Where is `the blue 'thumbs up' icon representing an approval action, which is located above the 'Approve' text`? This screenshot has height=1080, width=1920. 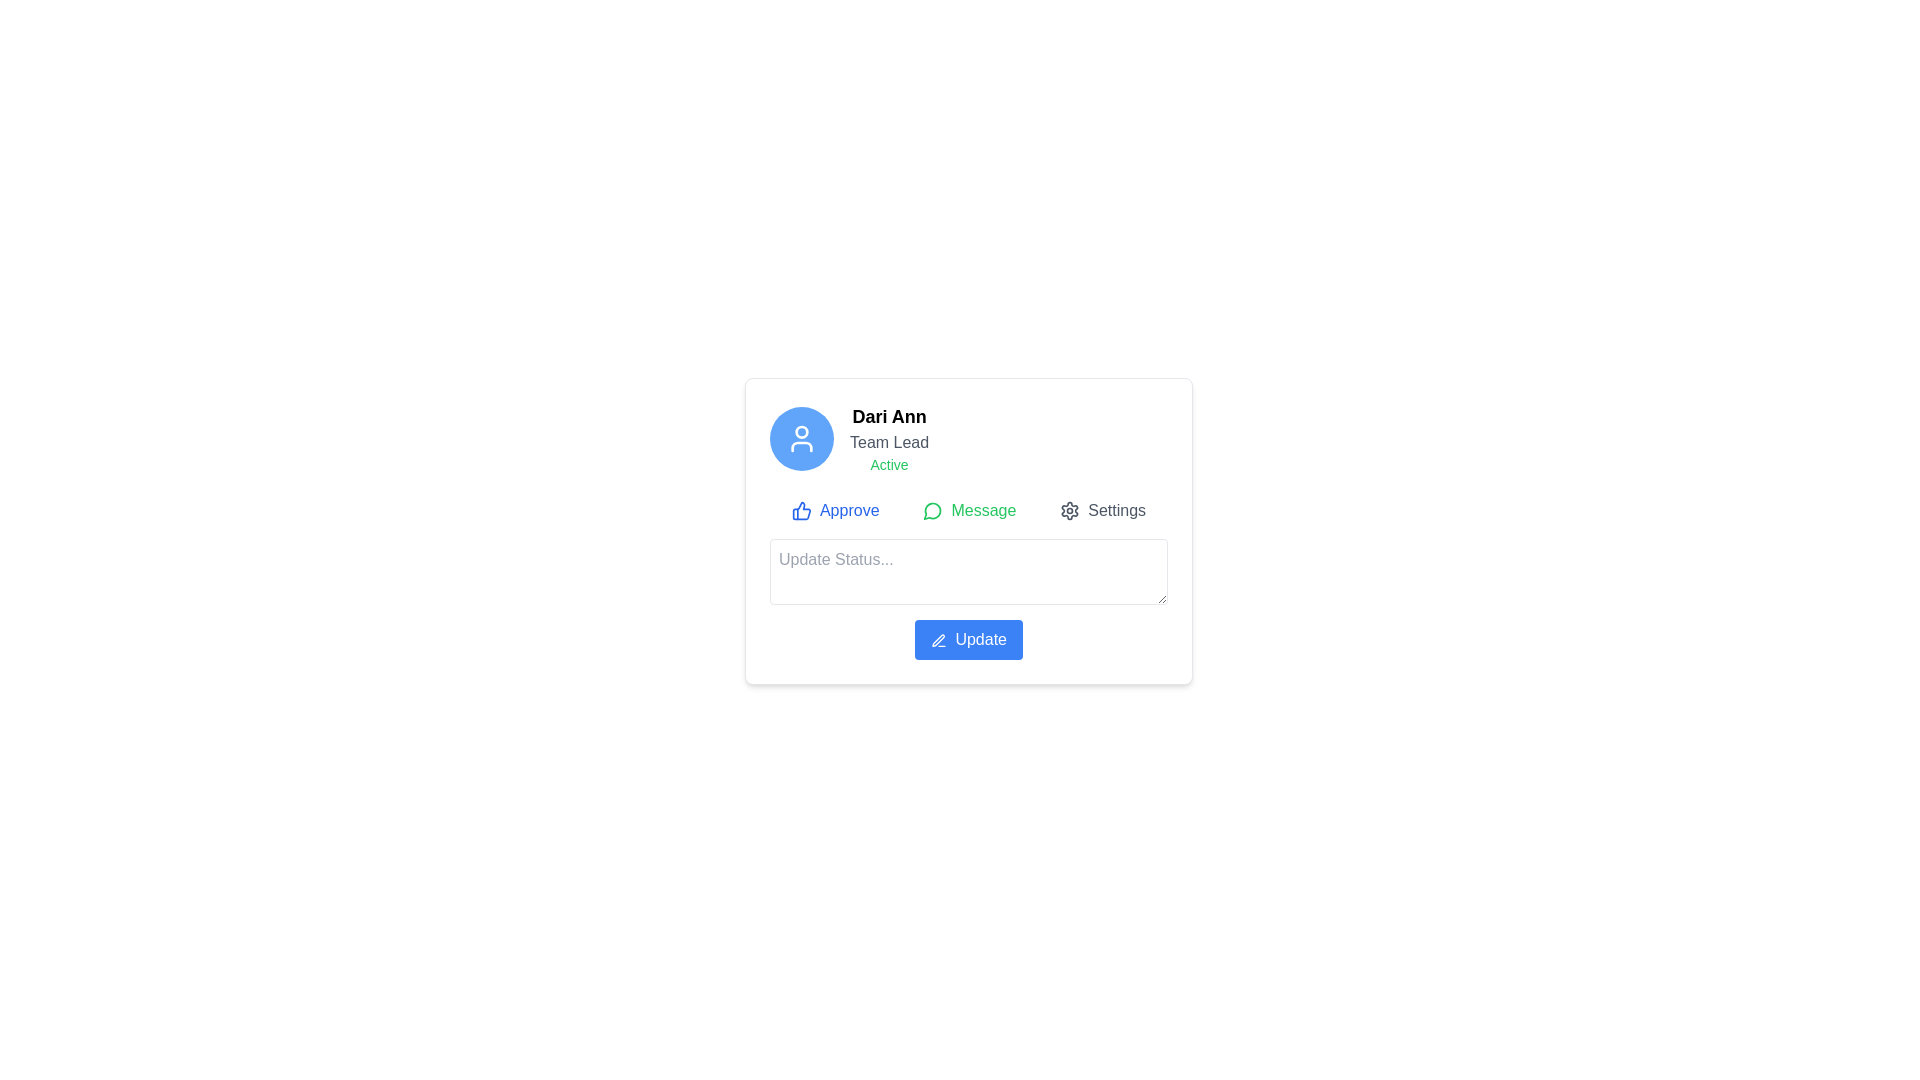 the blue 'thumbs up' icon representing an approval action, which is located above the 'Approve' text is located at coordinates (801, 509).